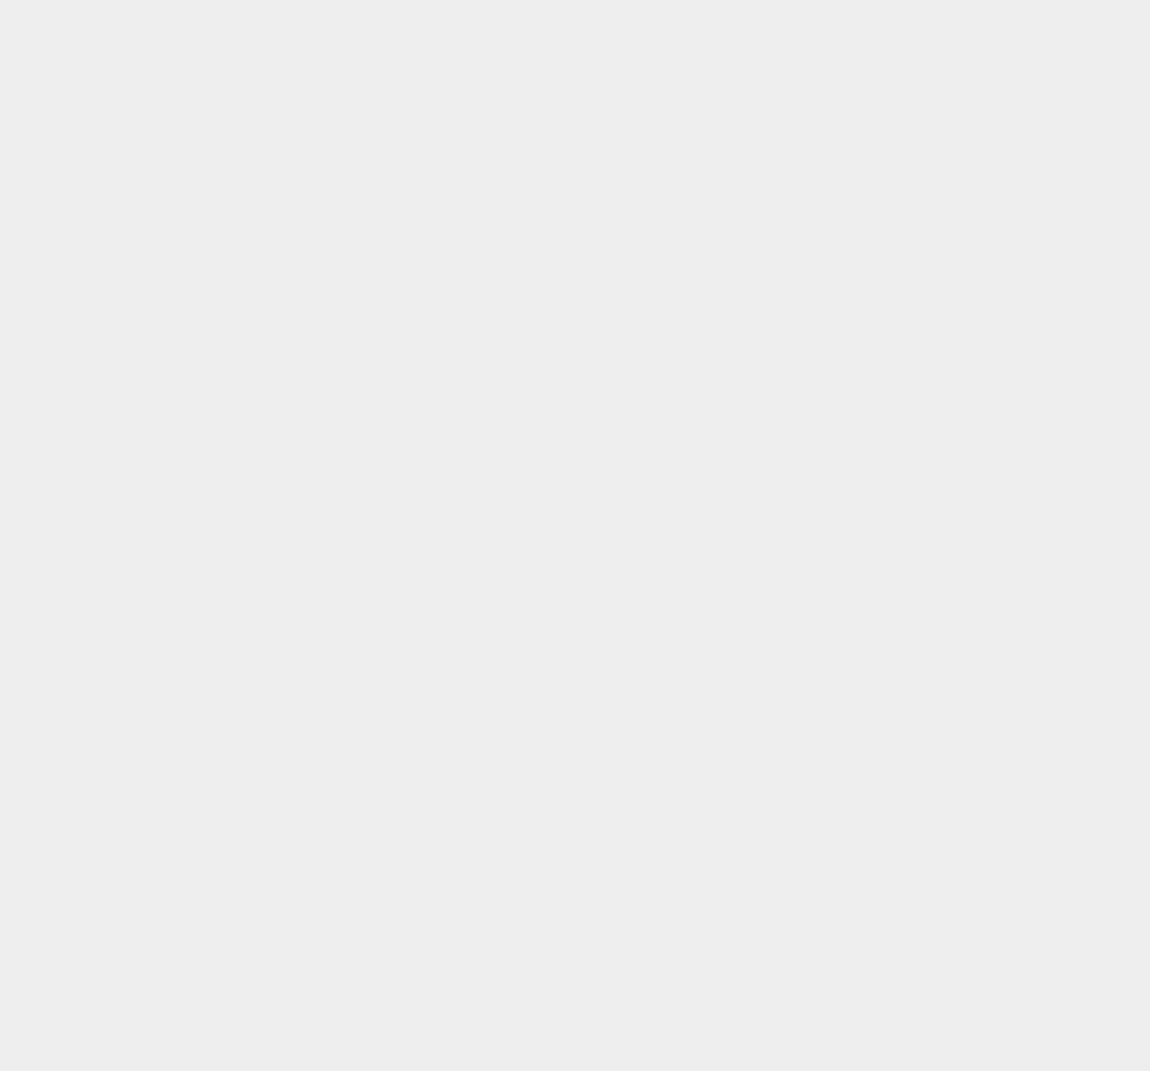 This screenshot has width=1150, height=1071. I want to click on 'iGoogle', so click(835, 358).